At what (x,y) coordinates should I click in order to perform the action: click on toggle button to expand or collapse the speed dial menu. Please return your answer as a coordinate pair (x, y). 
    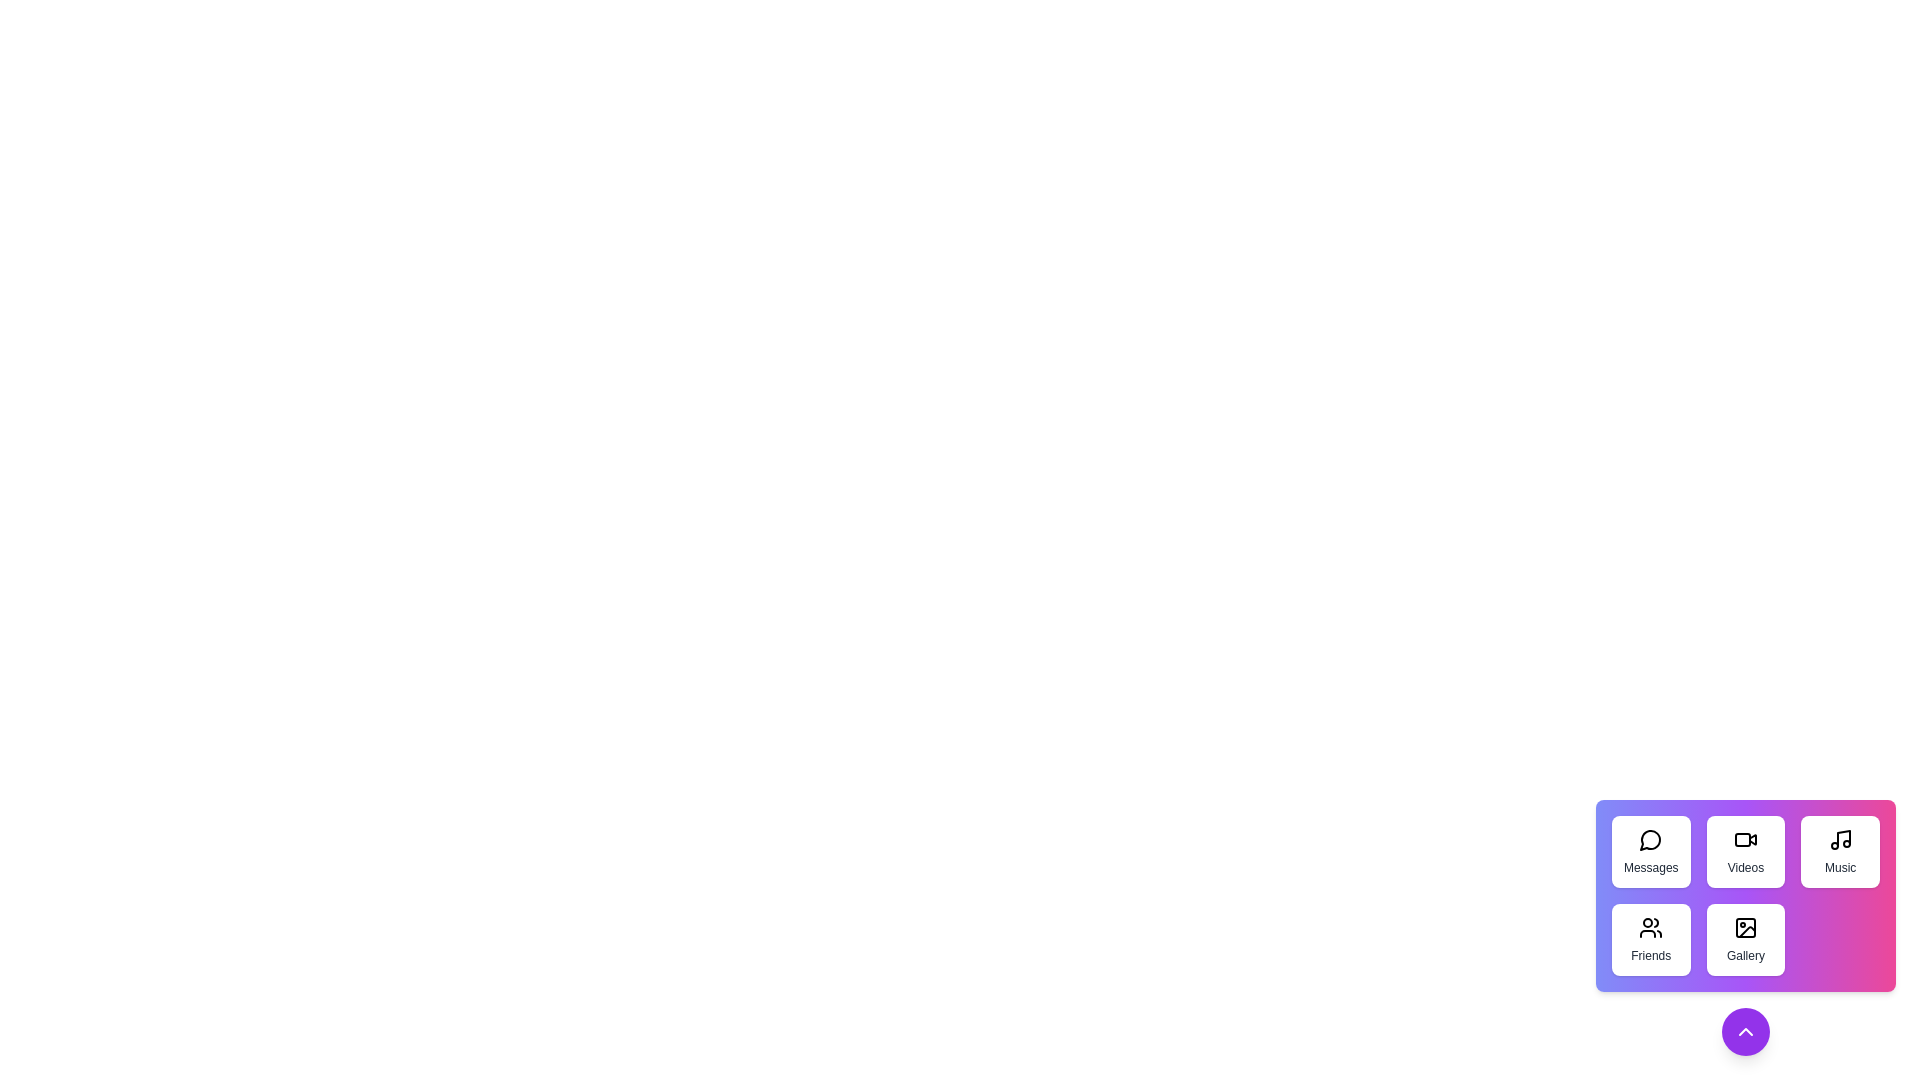
    Looking at the image, I should click on (1744, 1032).